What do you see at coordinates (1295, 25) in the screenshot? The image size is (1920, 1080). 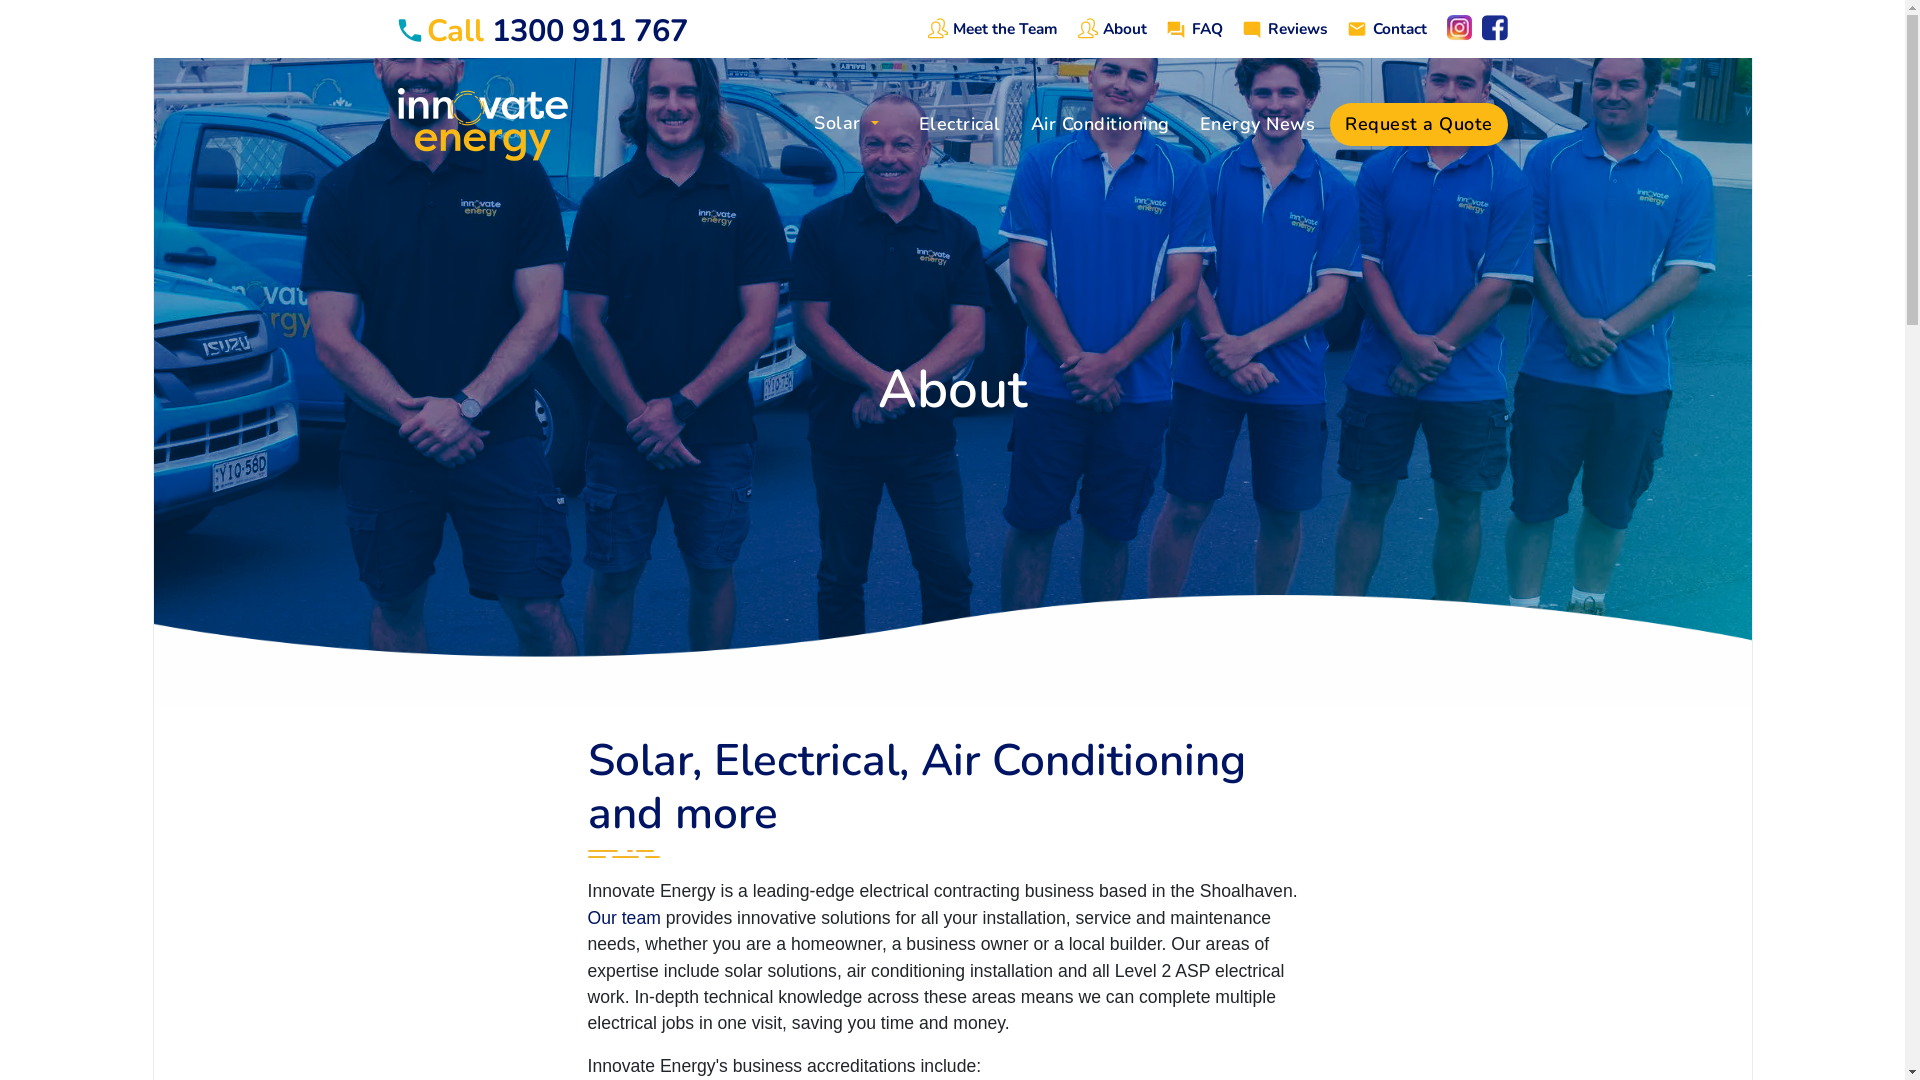 I see `'Reviews'` at bounding box center [1295, 25].